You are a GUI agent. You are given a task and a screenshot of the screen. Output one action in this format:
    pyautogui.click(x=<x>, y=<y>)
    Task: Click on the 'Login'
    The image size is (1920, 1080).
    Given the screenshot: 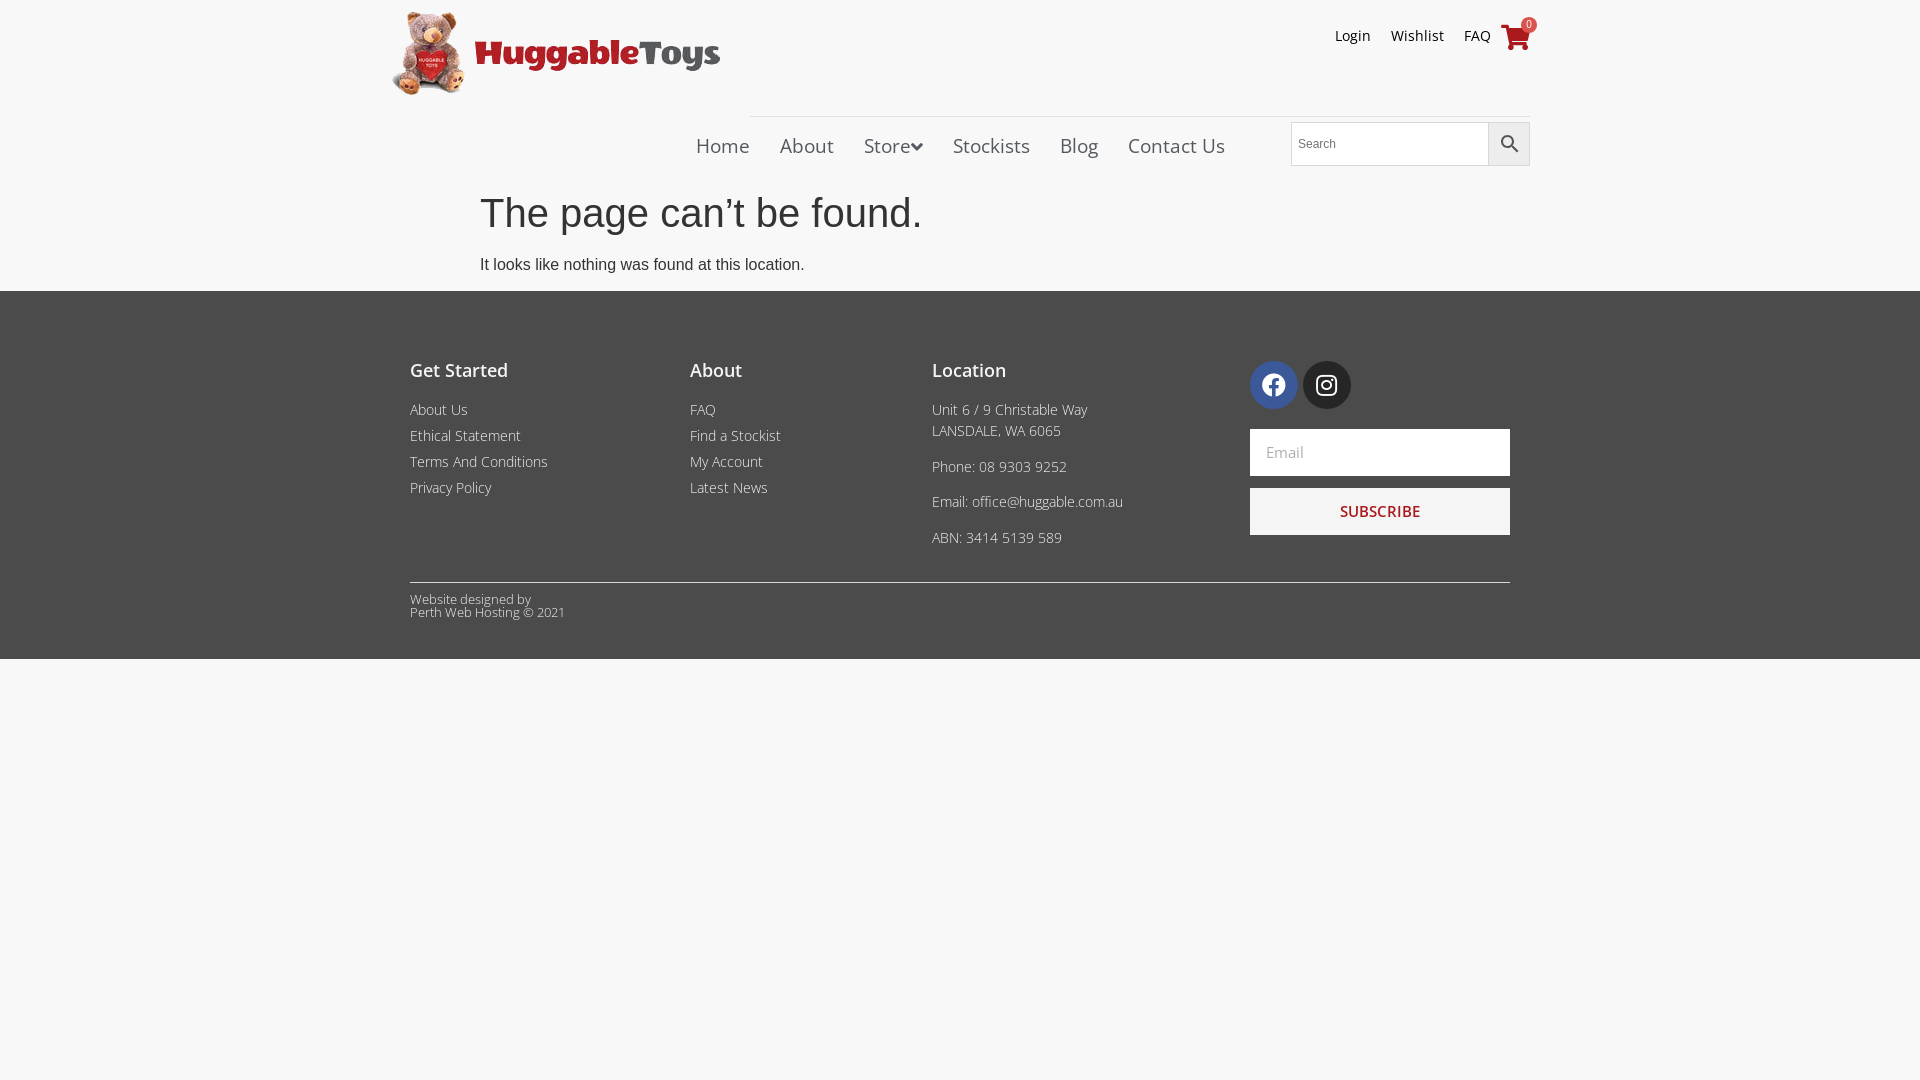 What is the action you would take?
    pyautogui.click(x=1353, y=35)
    